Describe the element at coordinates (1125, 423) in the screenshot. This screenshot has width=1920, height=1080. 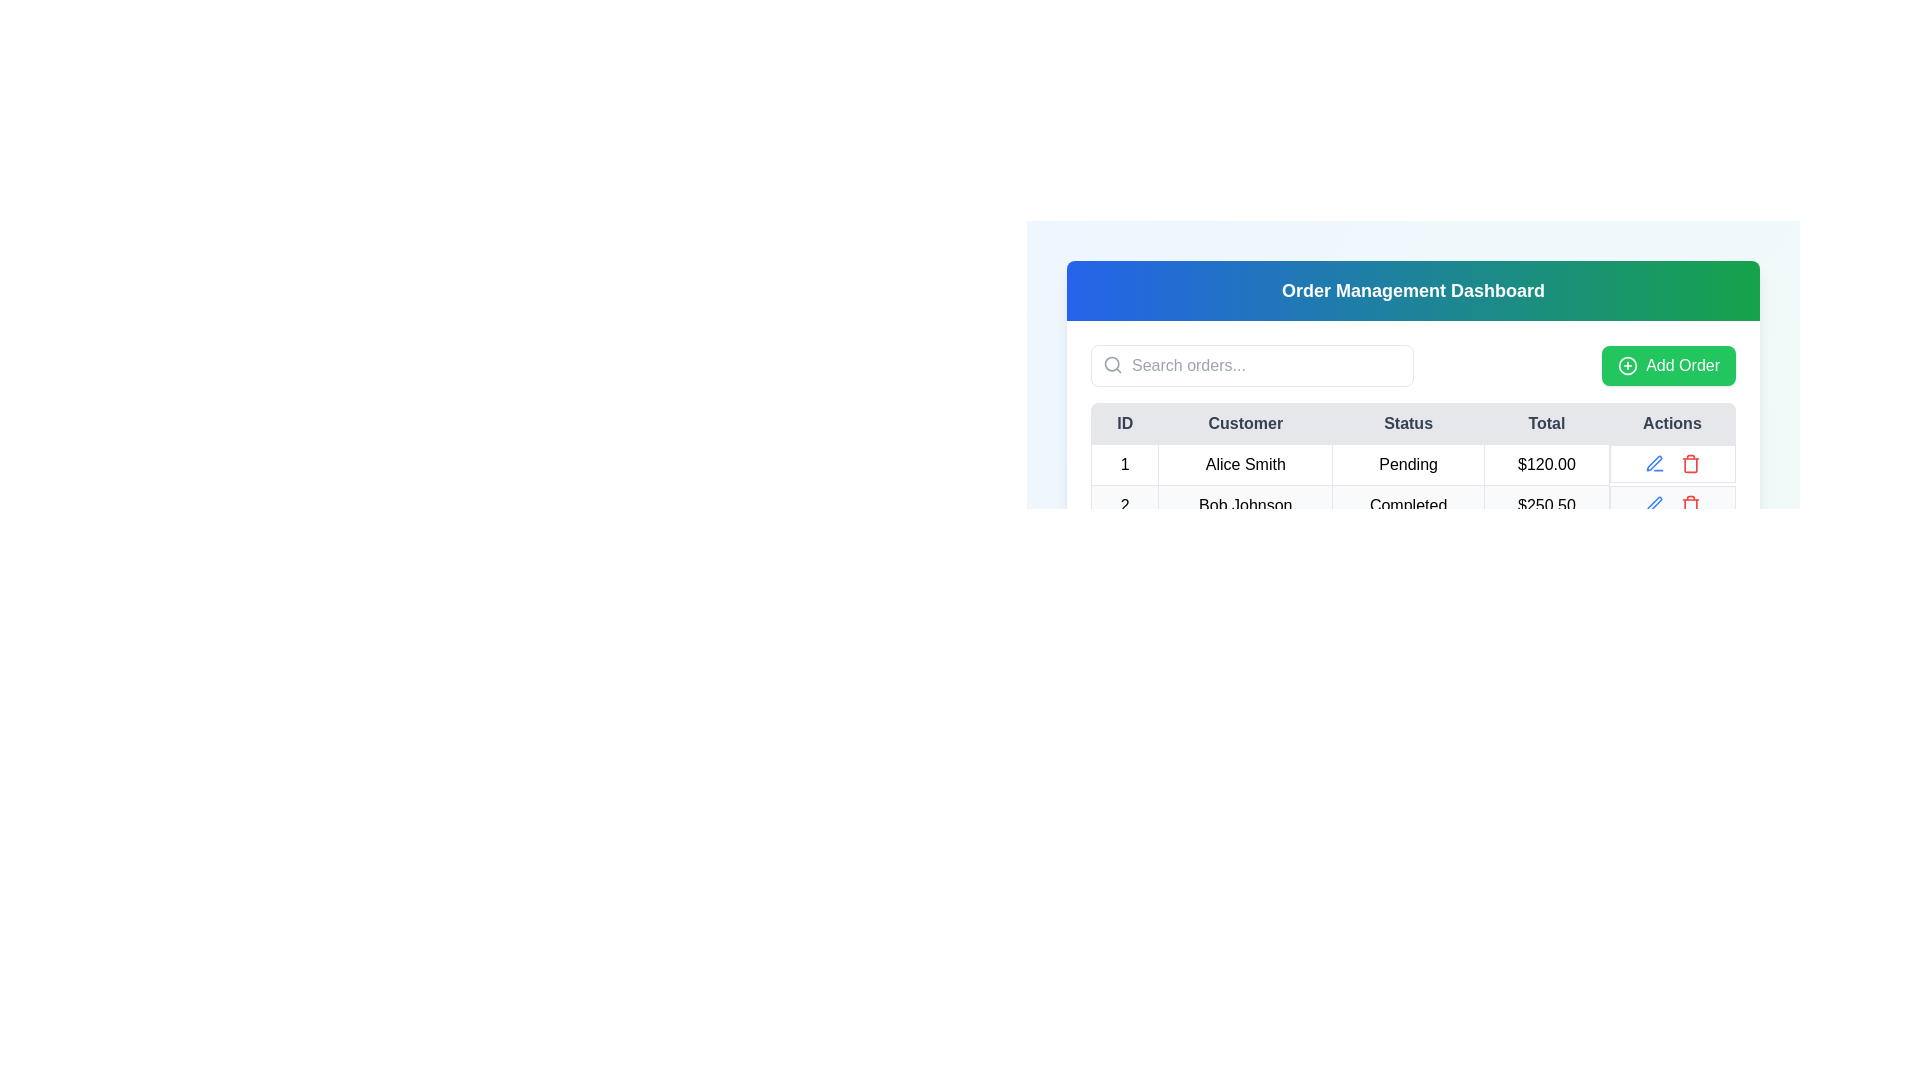
I see `the header cell displaying 'ID' in bold style within the table's header row, which has a light gray background and dark text` at that location.